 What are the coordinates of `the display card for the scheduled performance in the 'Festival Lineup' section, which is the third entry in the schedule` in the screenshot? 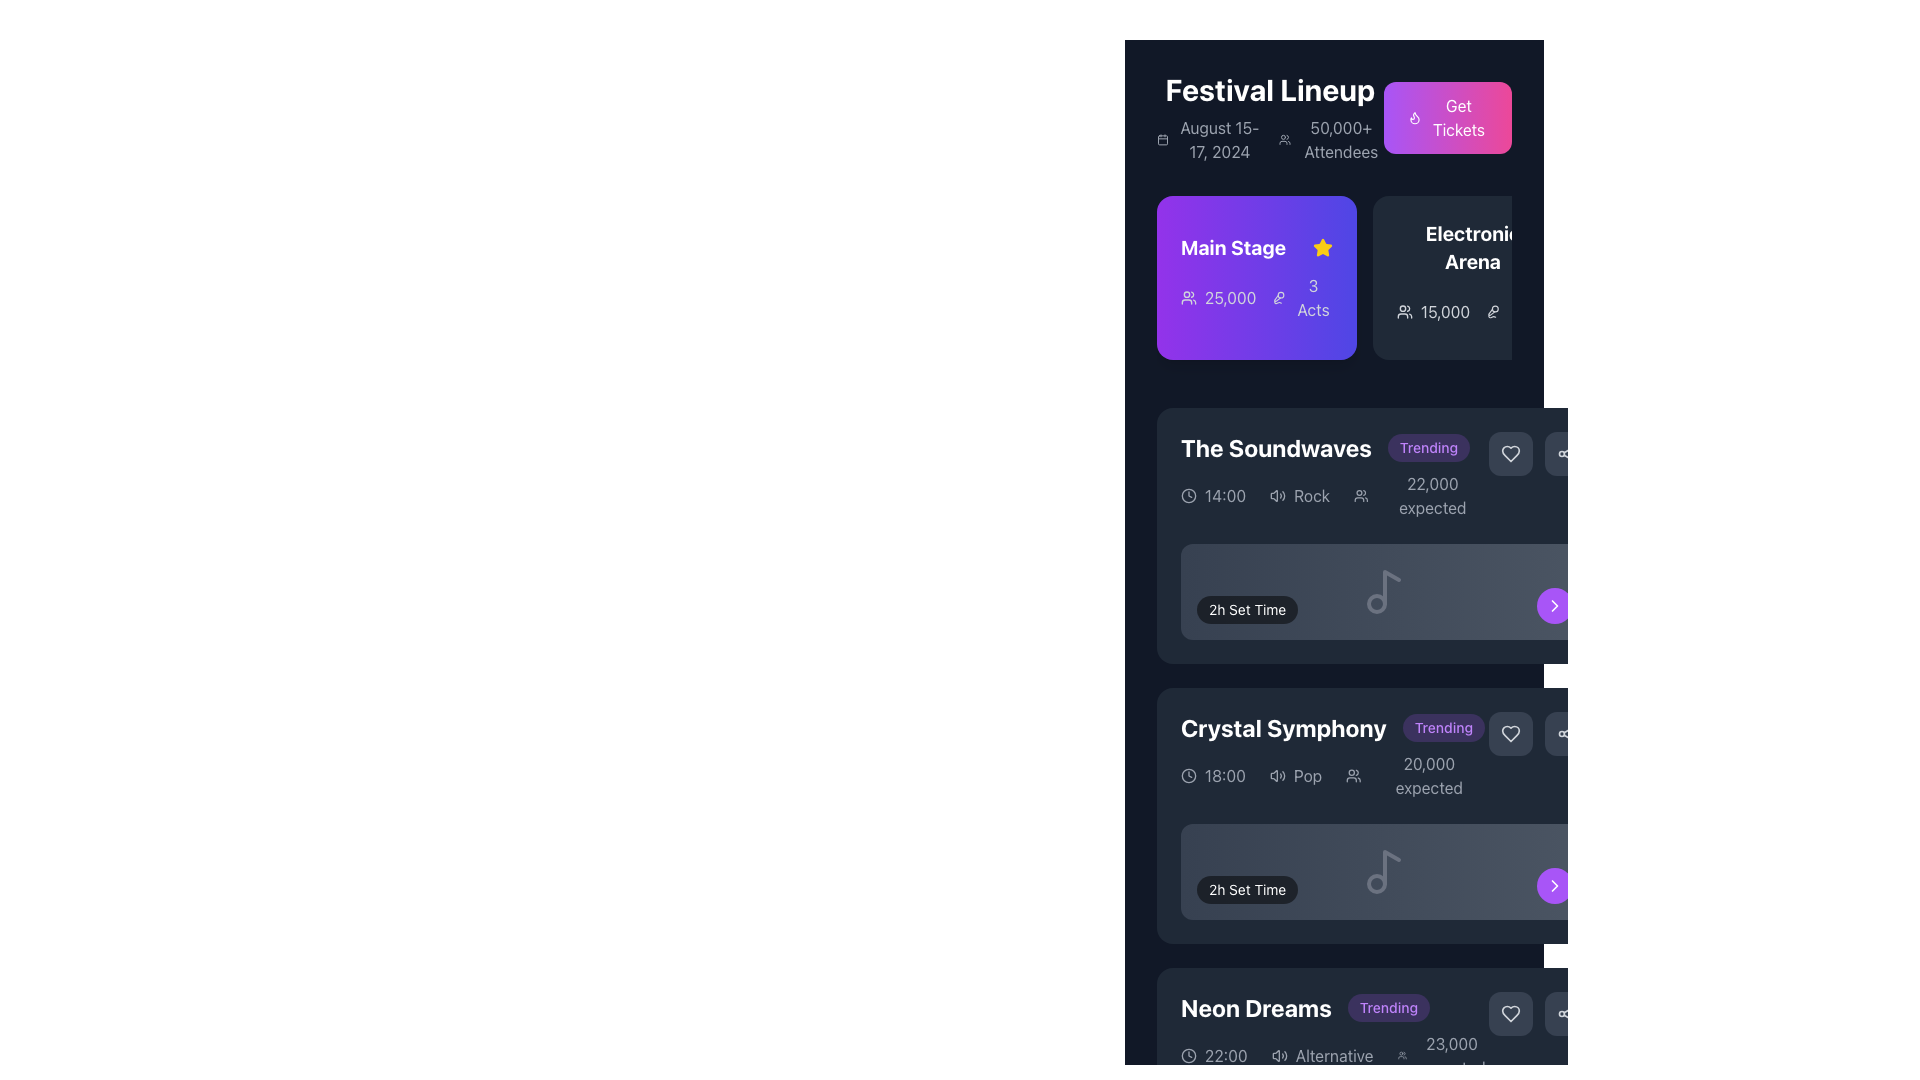 It's located at (1334, 756).